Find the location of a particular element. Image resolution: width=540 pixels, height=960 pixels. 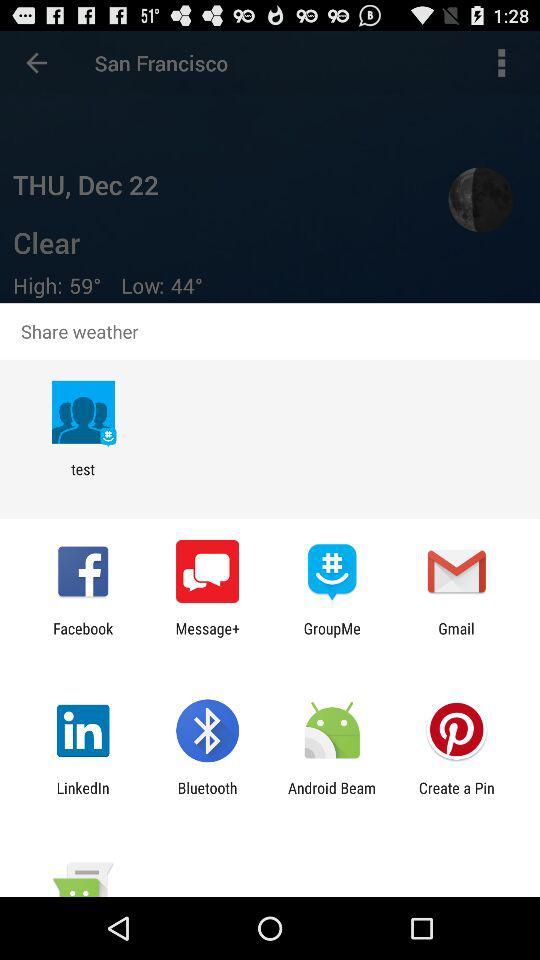

facebook icon is located at coordinates (82, 636).